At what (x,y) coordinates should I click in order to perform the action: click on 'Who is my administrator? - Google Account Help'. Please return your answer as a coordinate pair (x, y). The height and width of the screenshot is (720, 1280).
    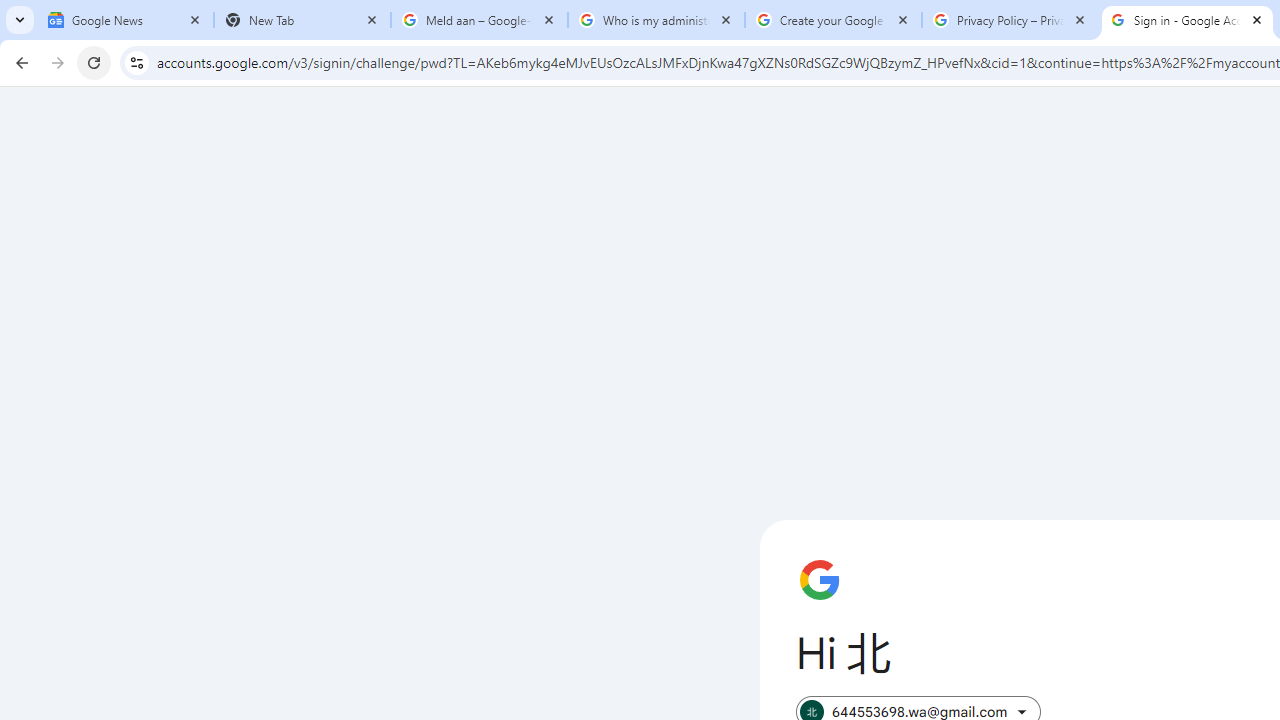
    Looking at the image, I should click on (656, 20).